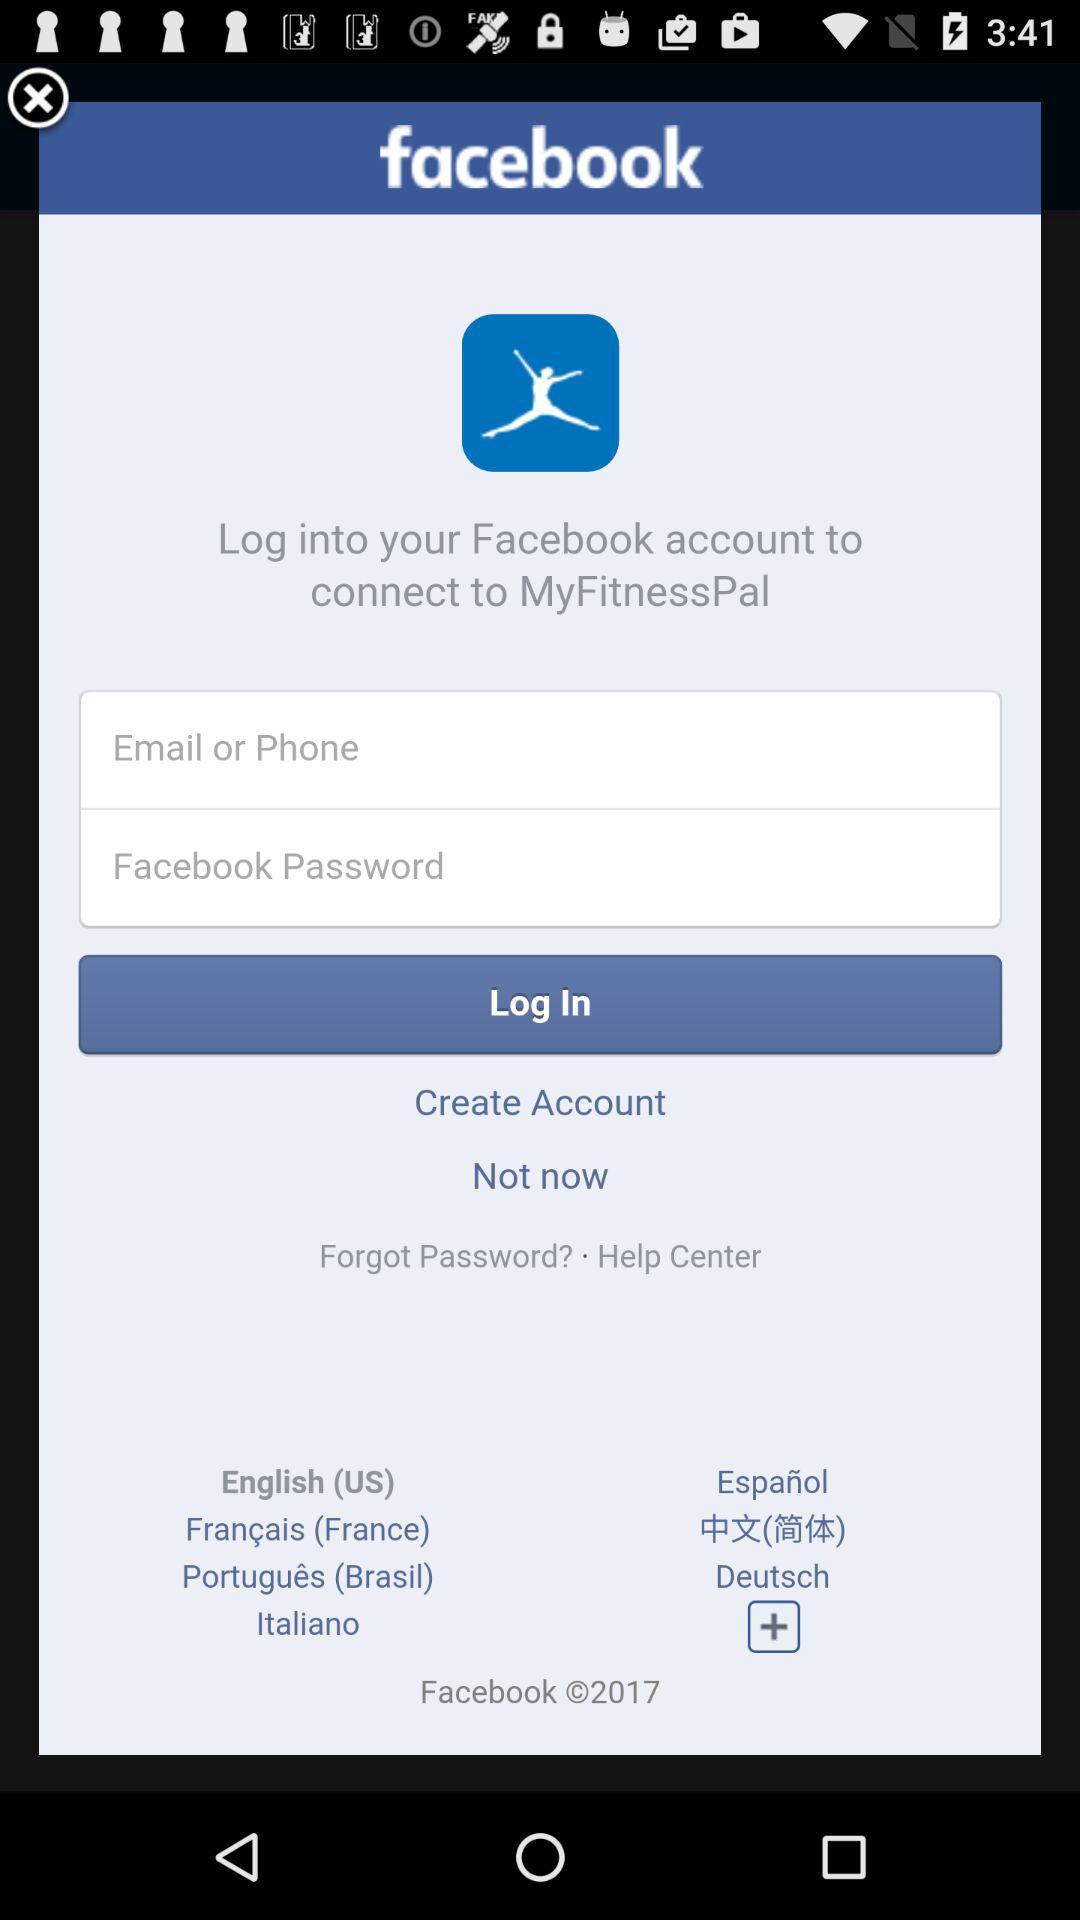 The image size is (1080, 1920). Describe the element at coordinates (38, 107) in the screenshot. I see `the close icon` at that location.